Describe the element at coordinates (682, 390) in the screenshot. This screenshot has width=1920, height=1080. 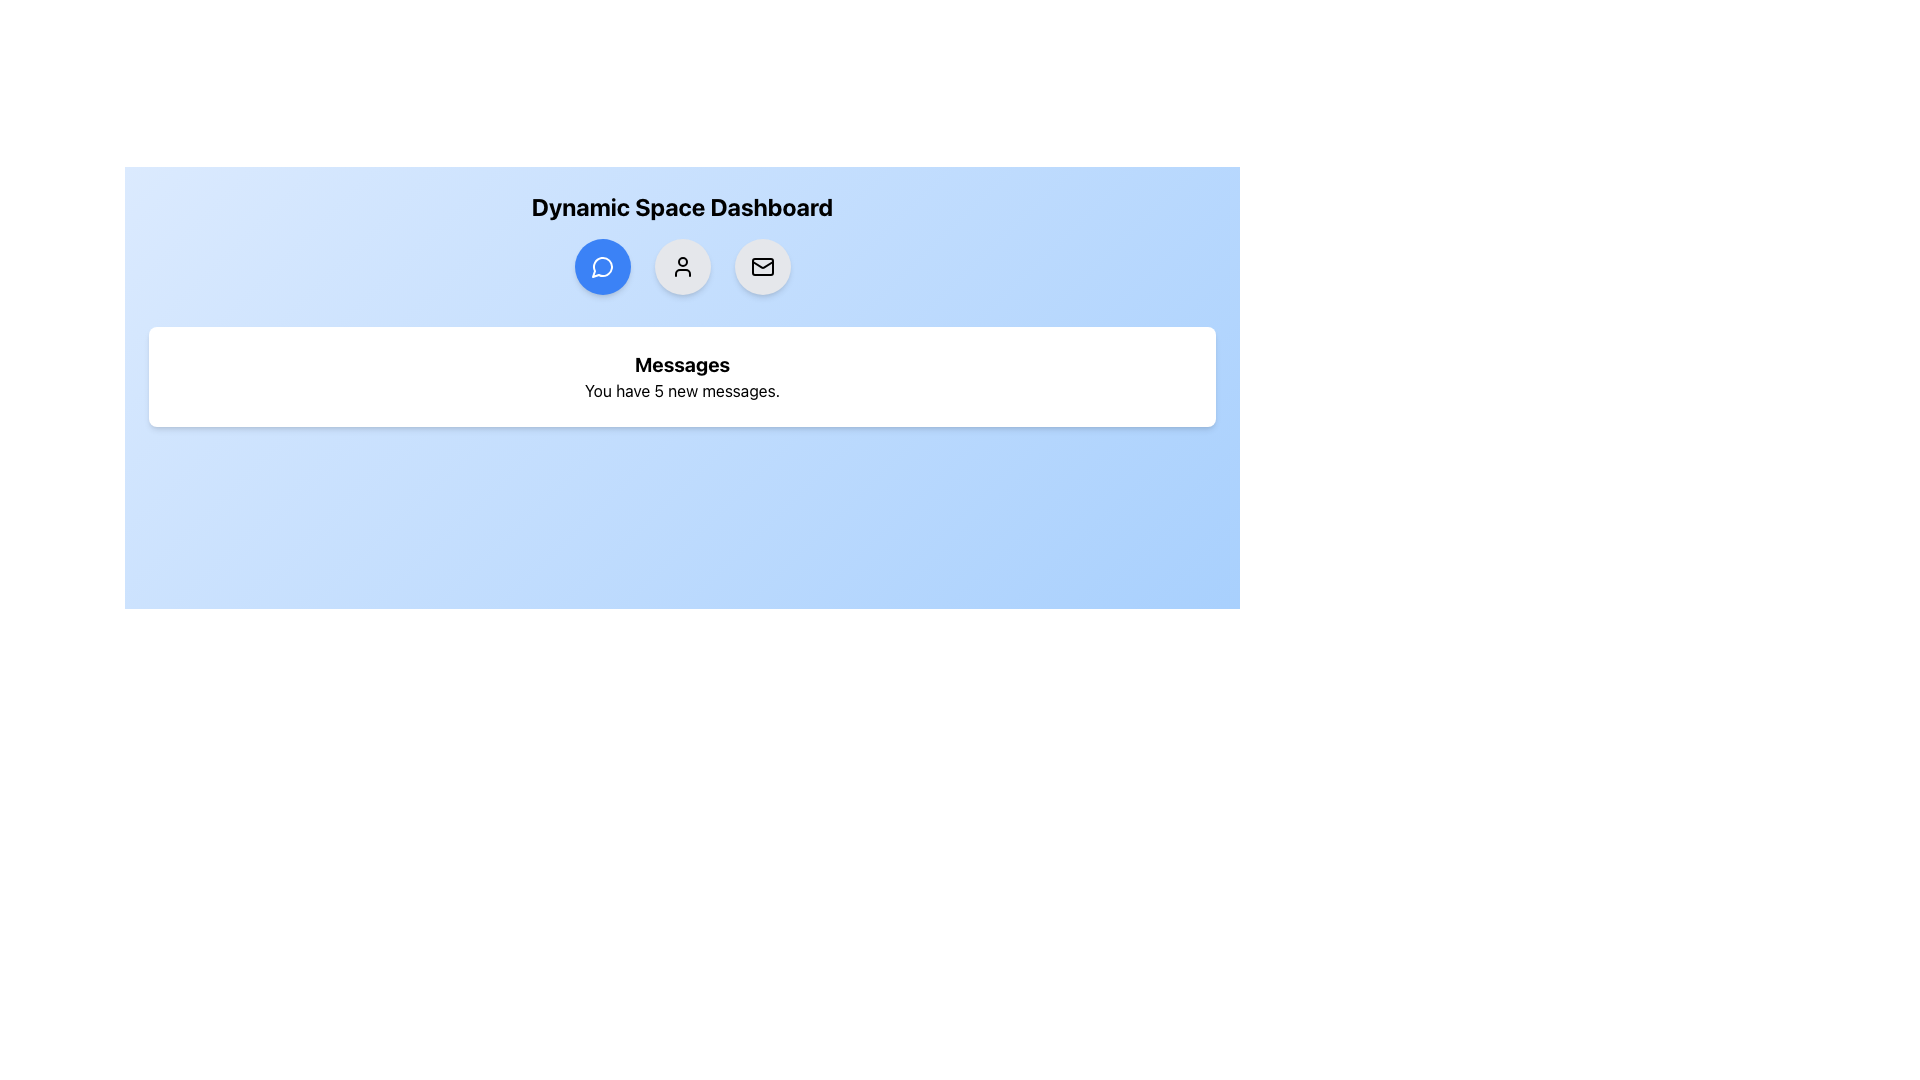
I see `the Text element that informs users about the number of new messages, located below the 'Messages' heading` at that location.